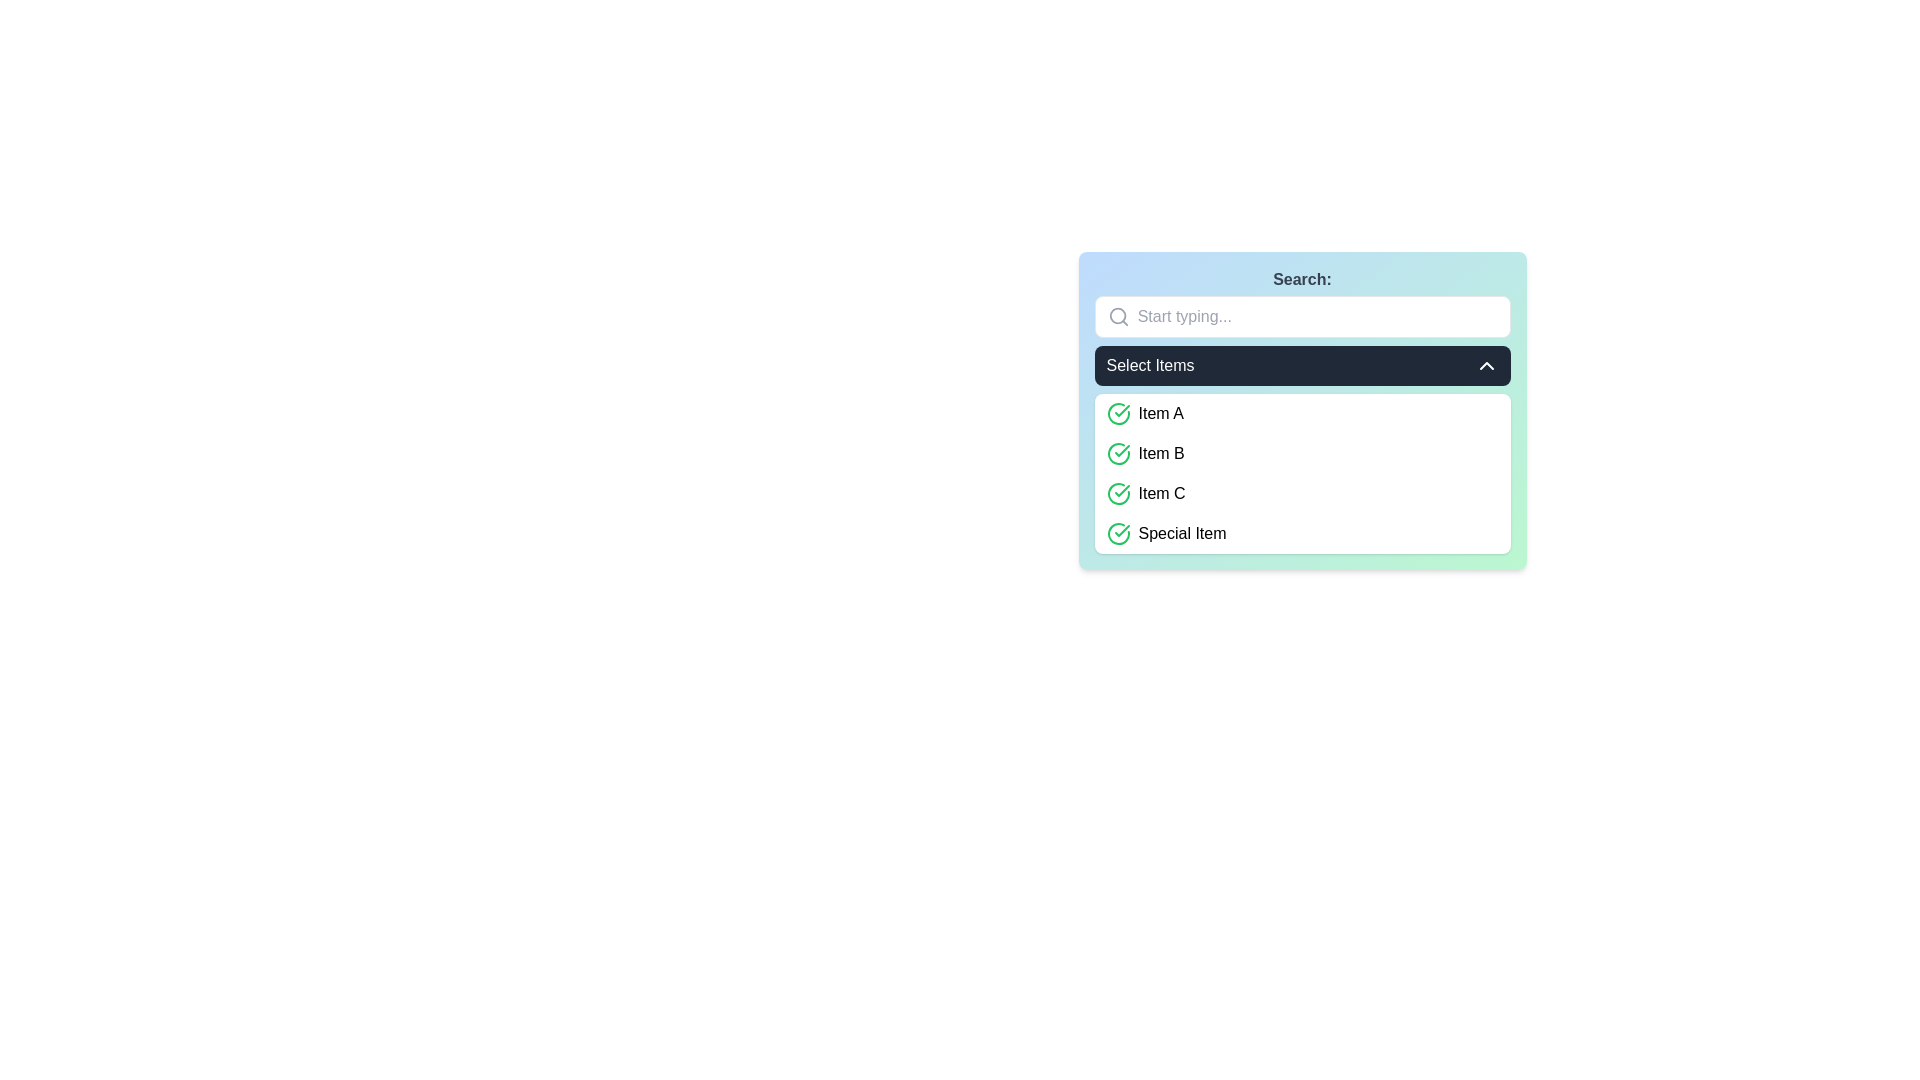  What do you see at coordinates (1302, 532) in the screenshot?
I see `the dropdown list item labeled 'Special Item', which is the fourth option in the dropdown menu` at bounding box center [1302, 532].